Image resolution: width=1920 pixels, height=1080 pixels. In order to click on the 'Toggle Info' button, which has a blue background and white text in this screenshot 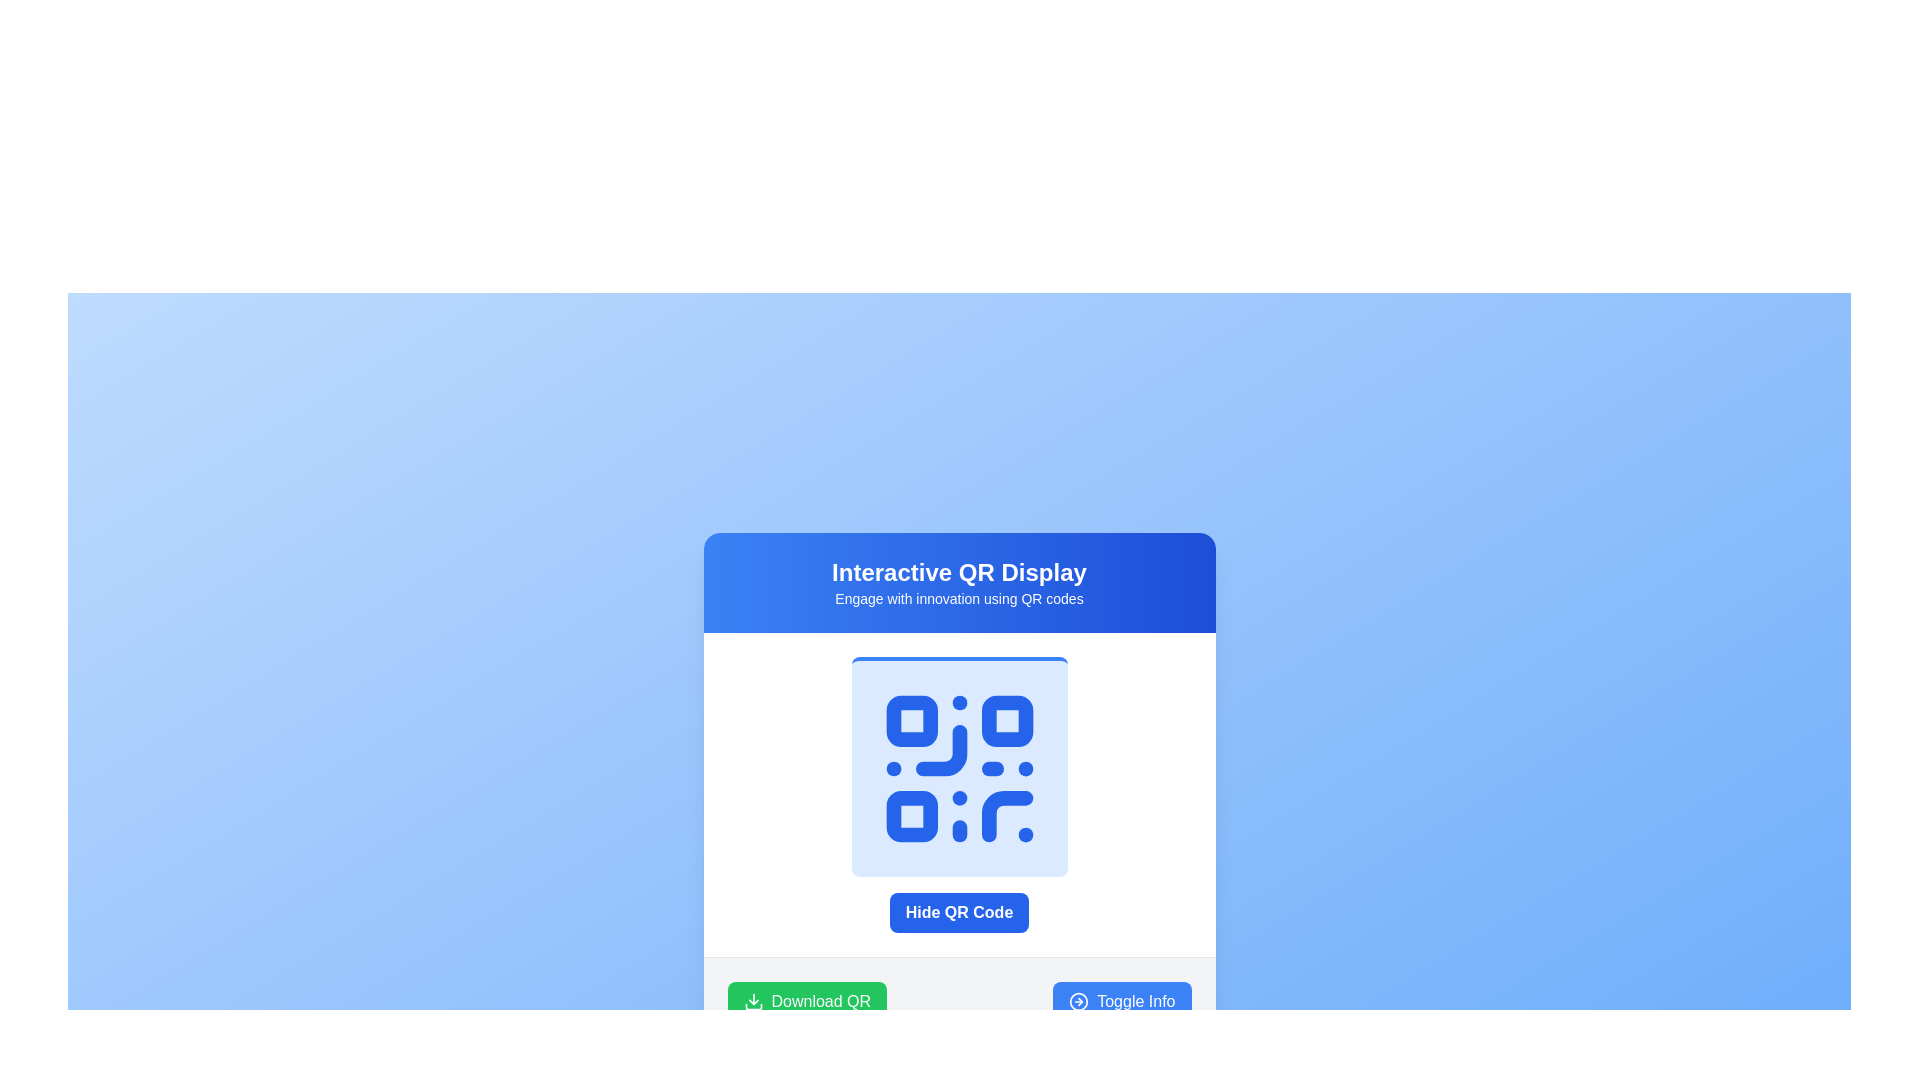, I will do `click(1122, 1001)`.